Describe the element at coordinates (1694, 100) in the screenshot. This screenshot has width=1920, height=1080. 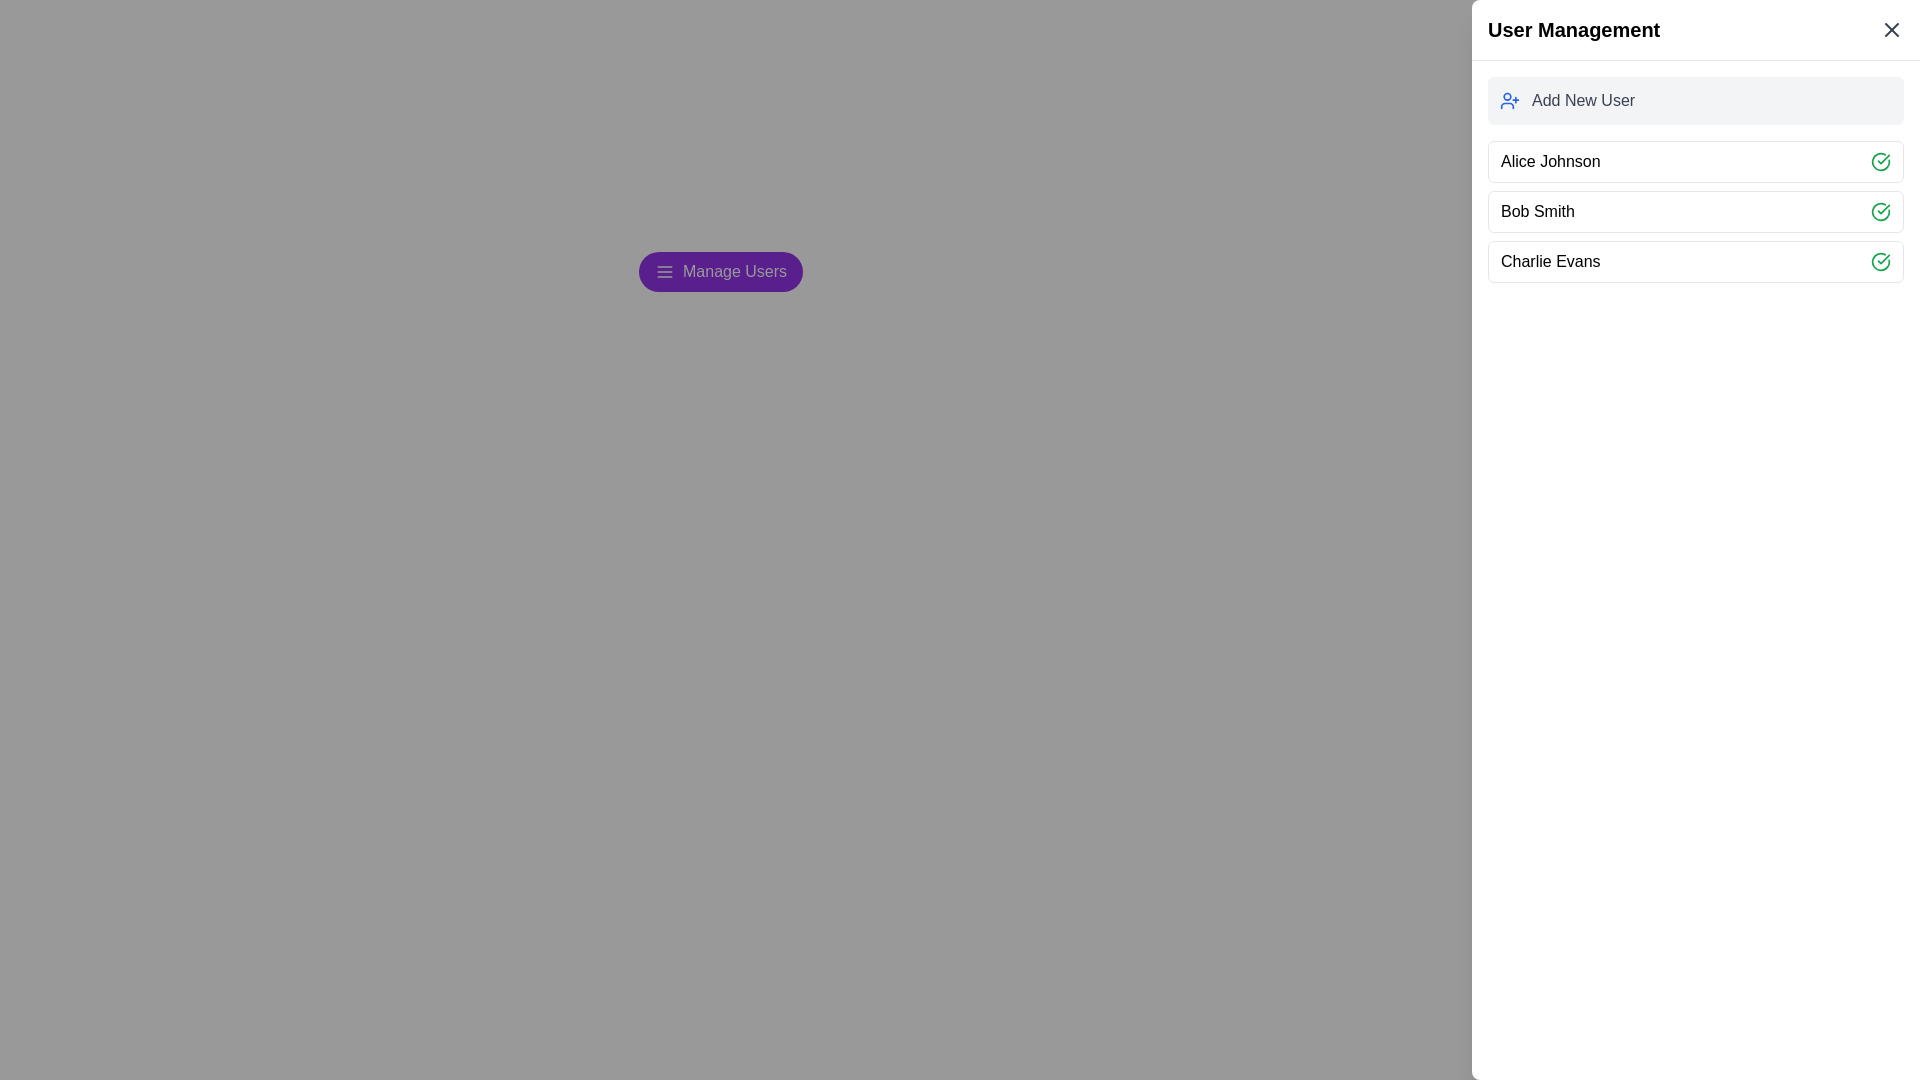
I see `the 'Add New User' button located in the right-aligned 'User Management' sidebar` at that location.